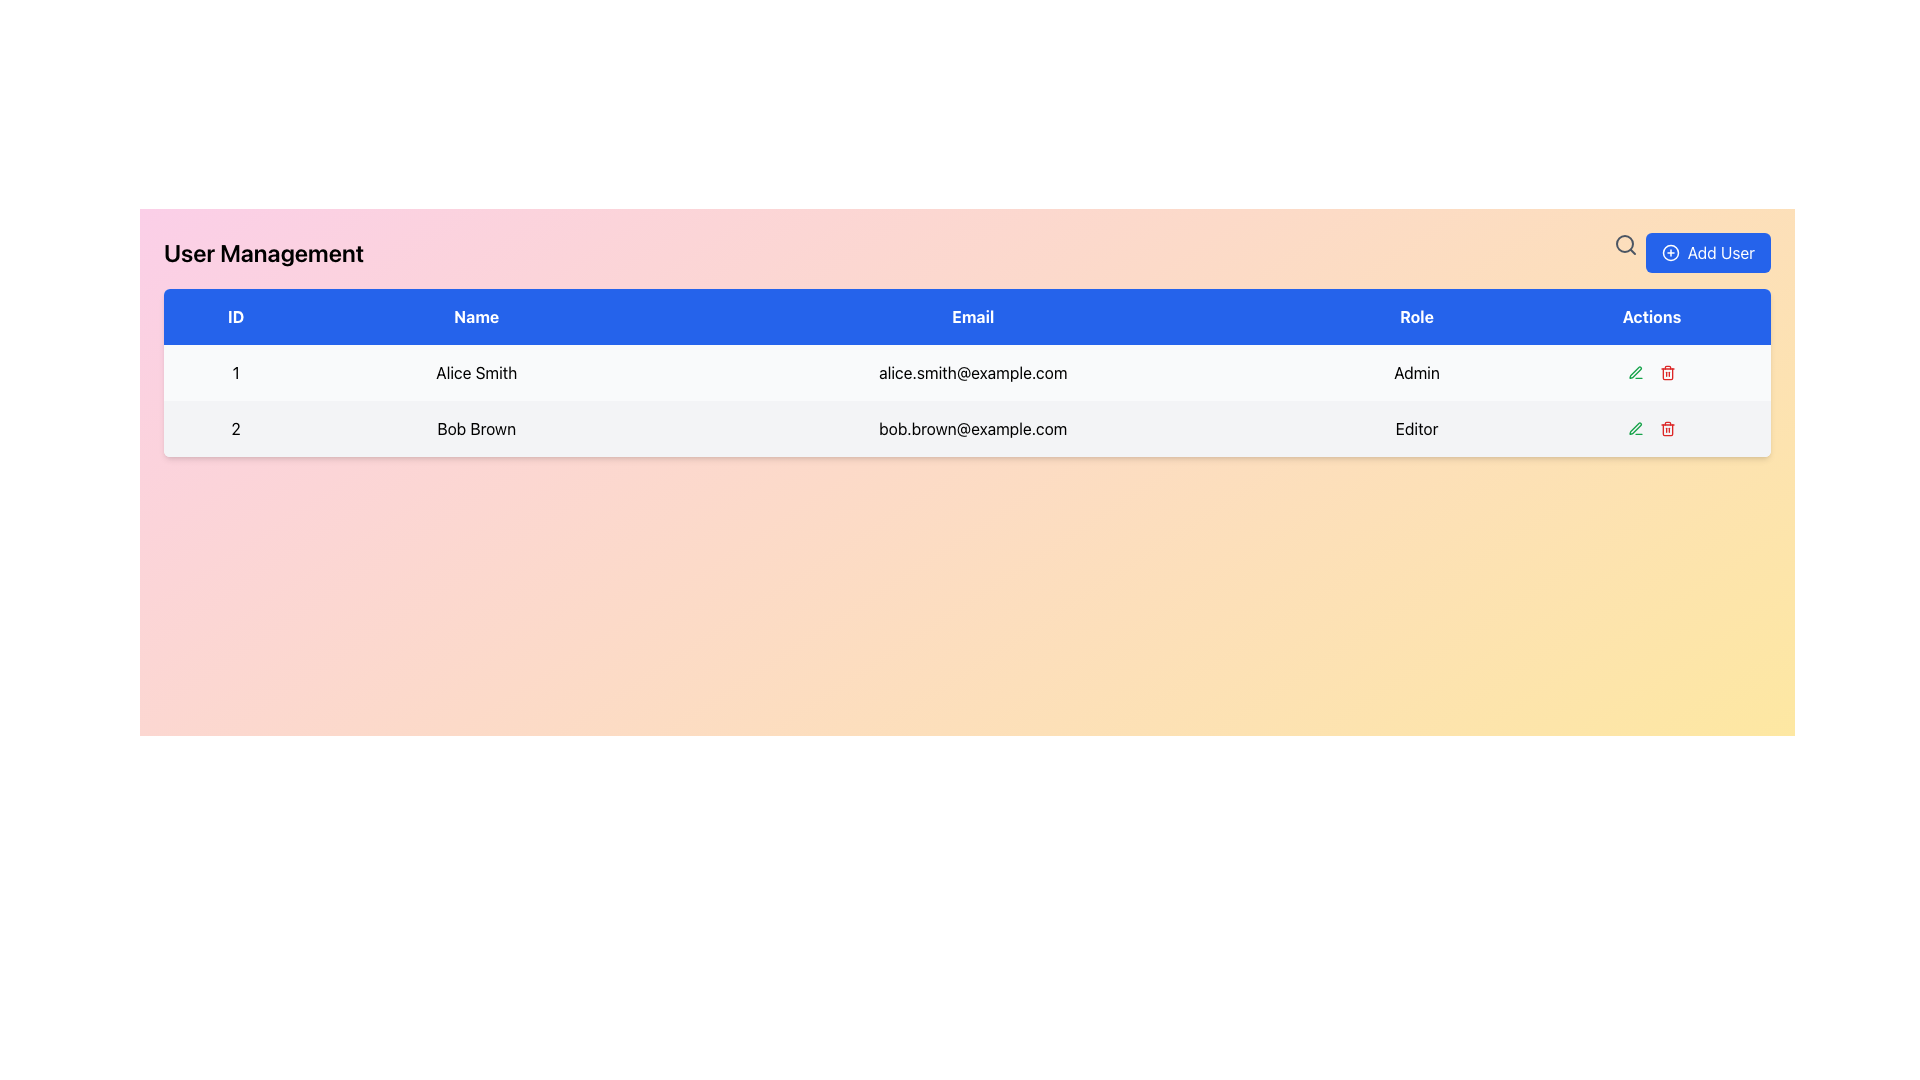  Describe the element at coordinates (1651, 315) in the screenshot. I see `the fifth table header item, which is positioned at the far-right of the table header section, indicating action icons or buttons for each row` at that location.